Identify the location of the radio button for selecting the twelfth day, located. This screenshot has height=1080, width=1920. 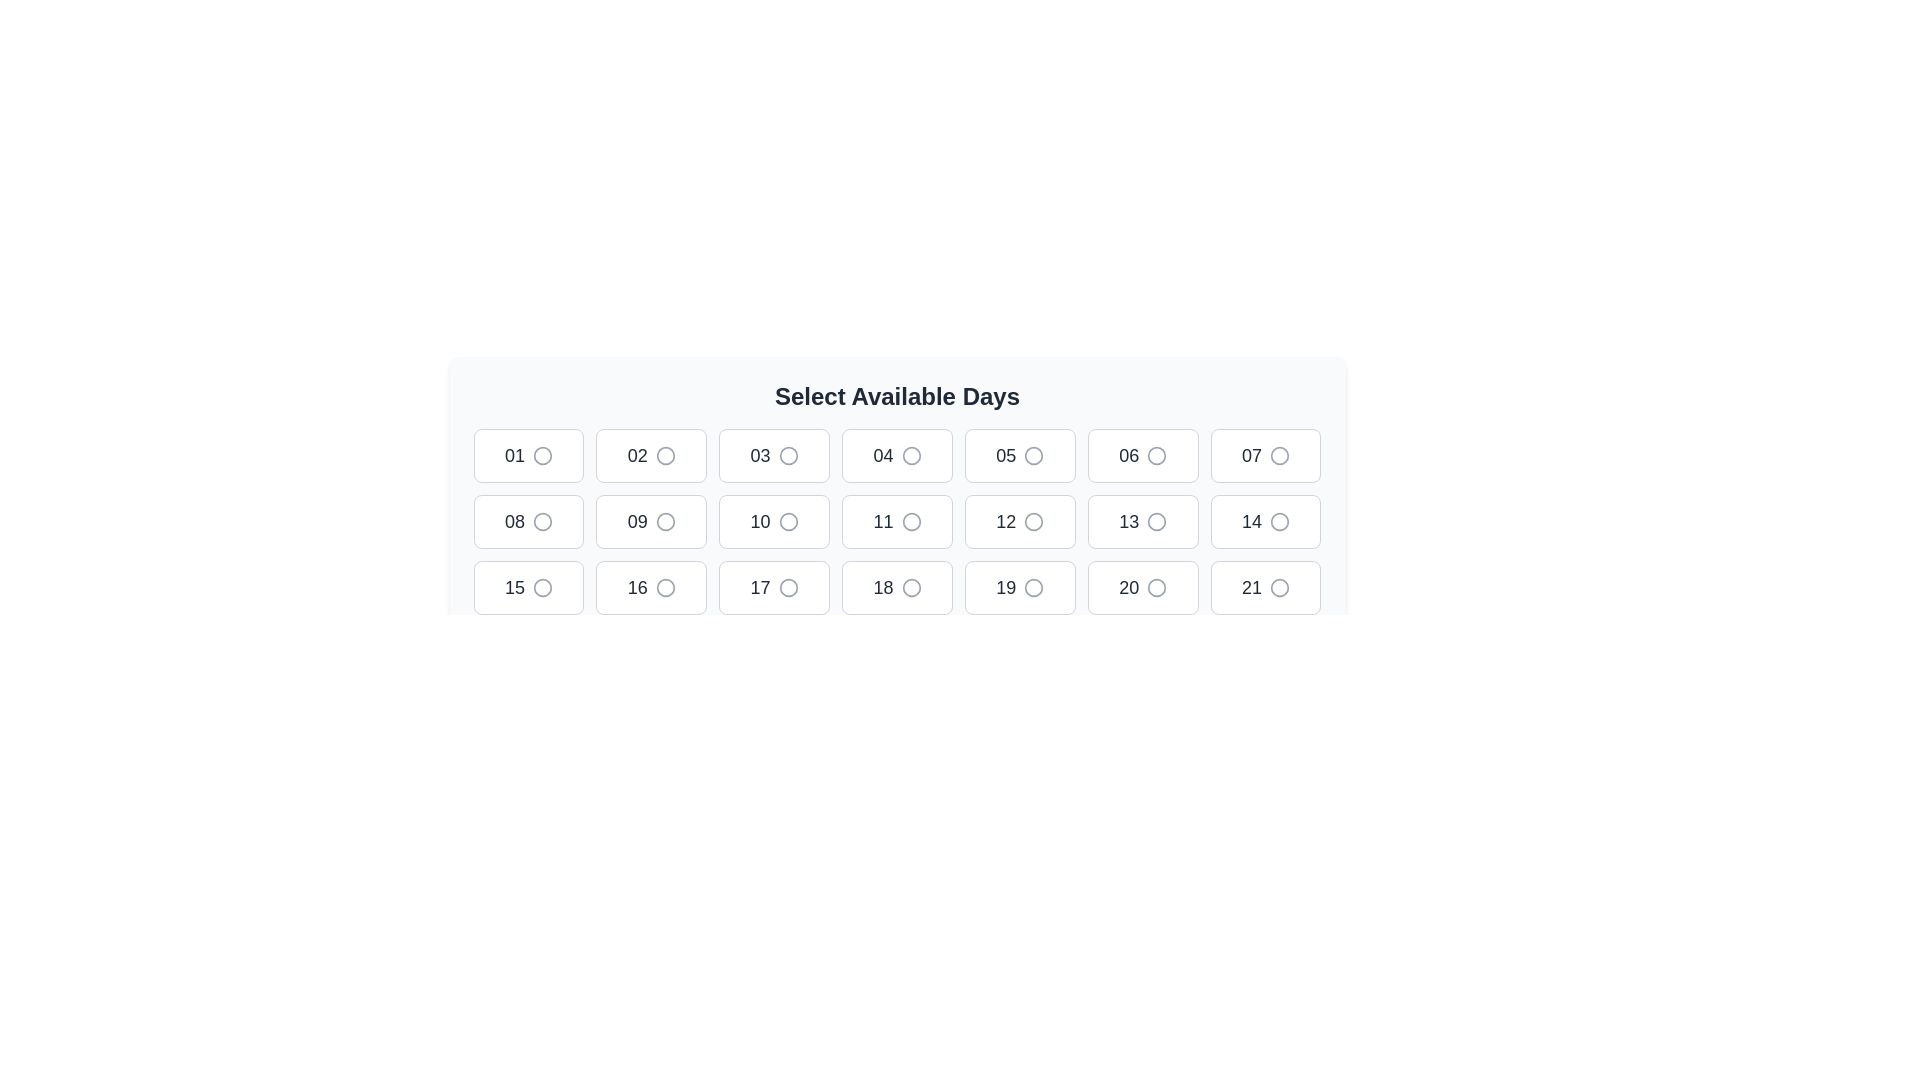
(1019, 520).